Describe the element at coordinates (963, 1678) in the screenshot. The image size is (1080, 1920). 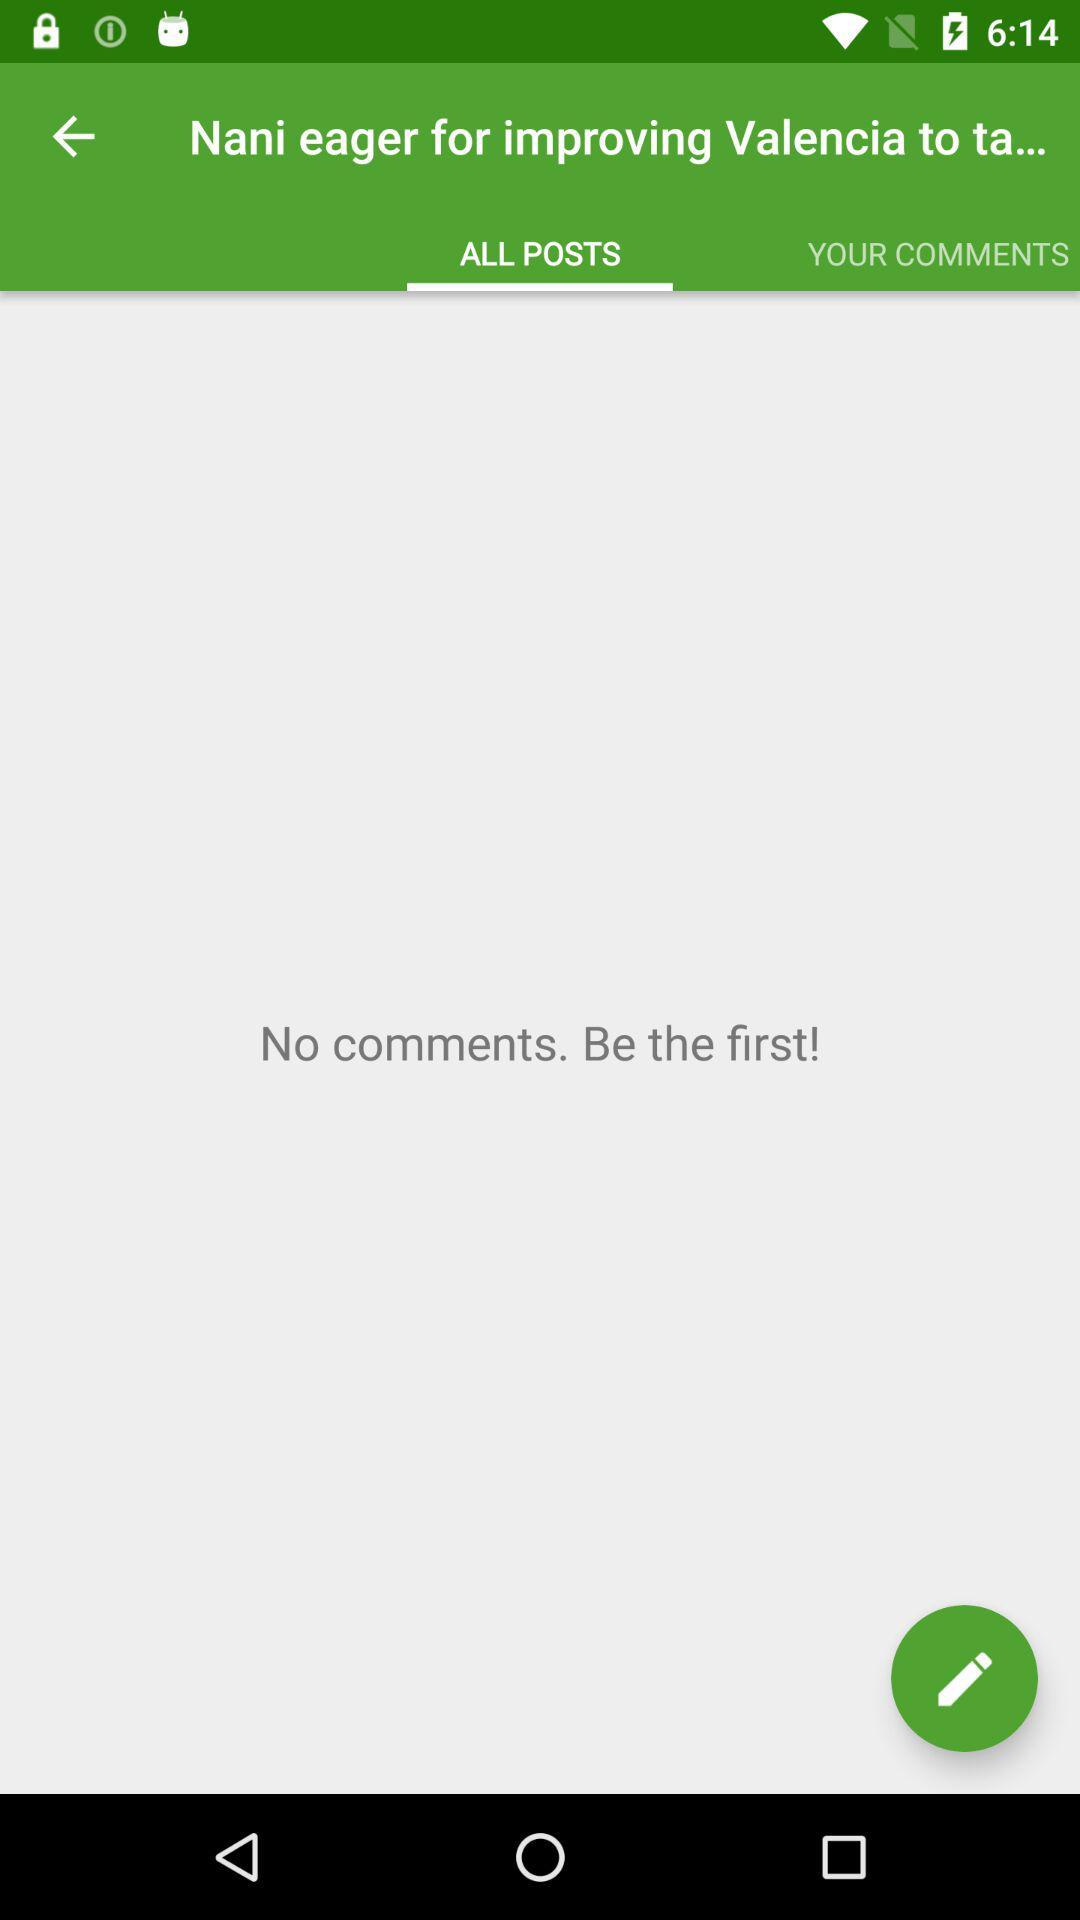
I see `the edit icon` at that location.